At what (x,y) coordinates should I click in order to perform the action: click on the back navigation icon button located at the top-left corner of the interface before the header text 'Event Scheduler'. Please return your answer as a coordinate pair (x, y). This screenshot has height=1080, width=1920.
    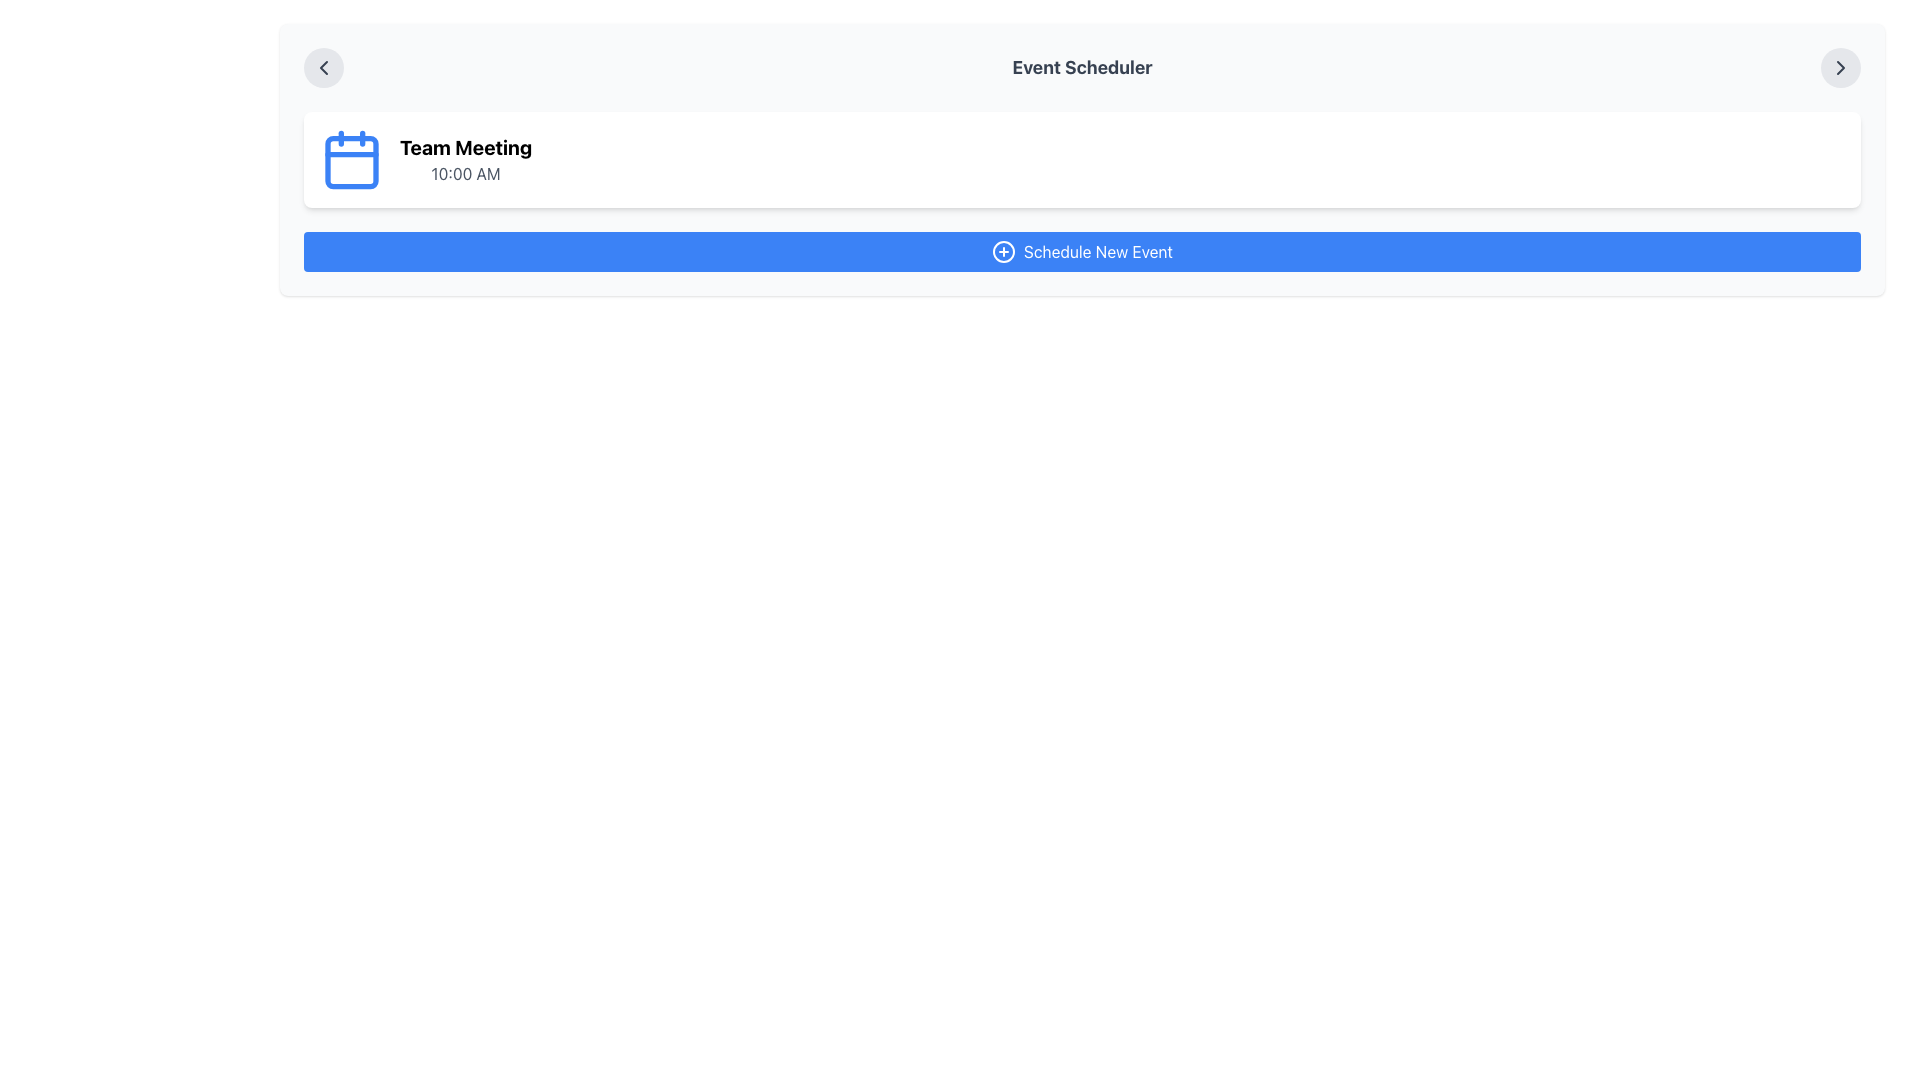
    Looking at the image, I should click on (324, 67).